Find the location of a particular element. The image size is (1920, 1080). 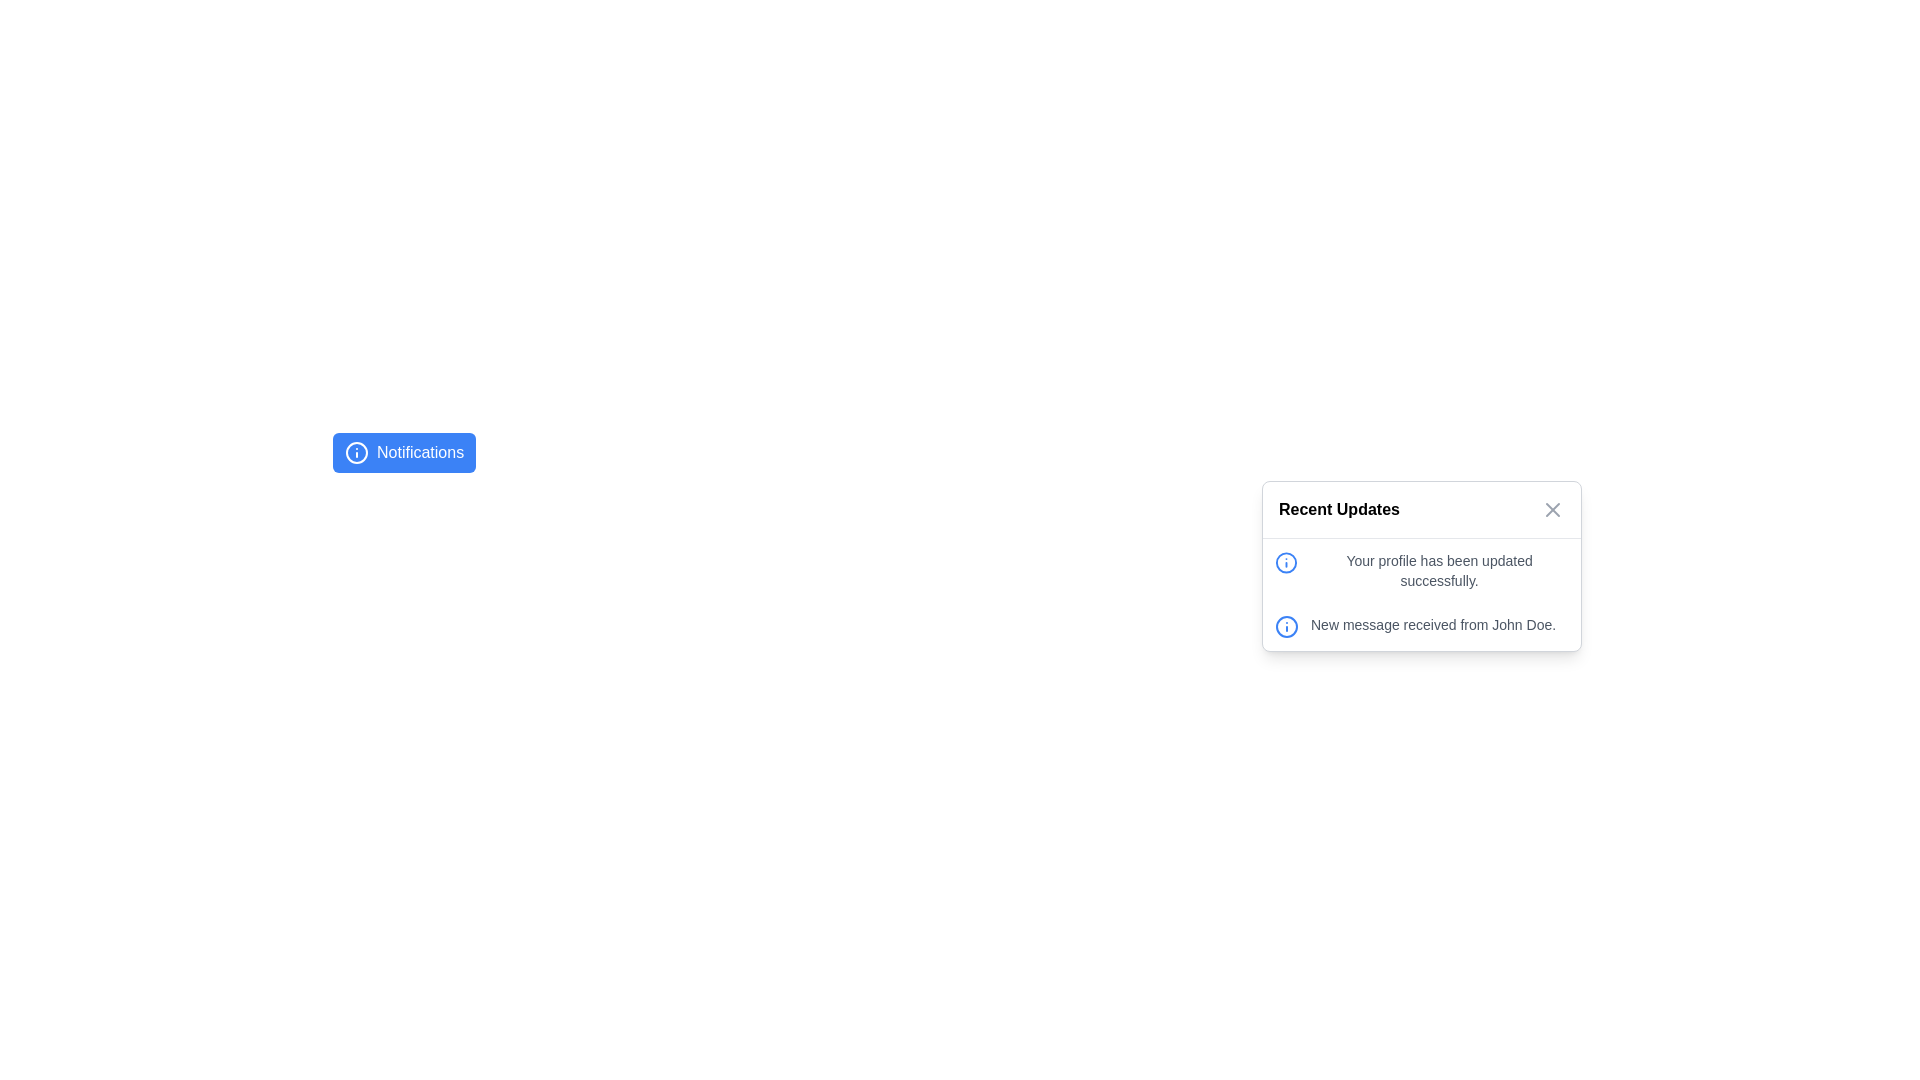

the informational icon, which is a small circular SVG graphic with a blue stroke and two interior marks, located to the left of the text 'Your profile has been updated successfully' in the notification area is located at coordinates (1286, 563).